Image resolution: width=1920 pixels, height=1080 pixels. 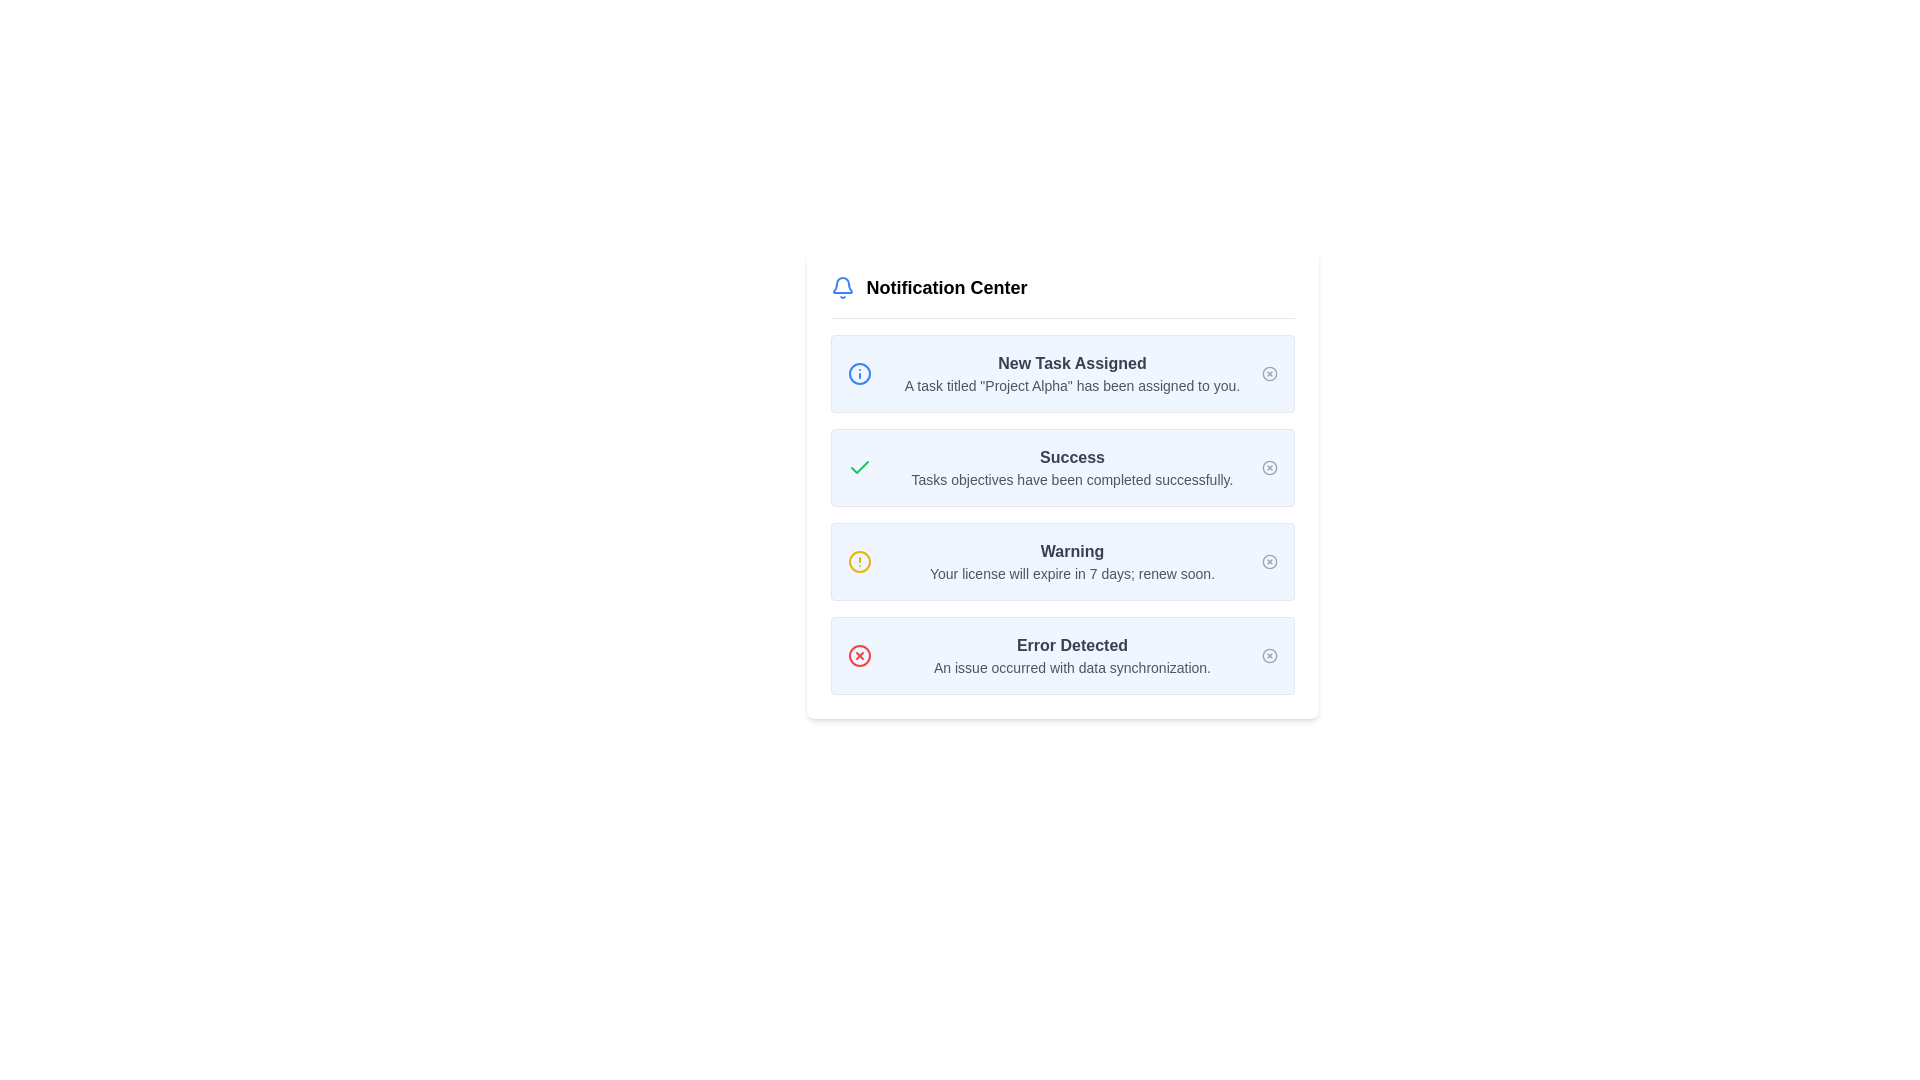 What do you see at coordinates (1071, 479) in the screenshot?
I see `the static informational text that states 'Tasks objectives have been completed successfully.' located below the 'Success' text in the notification card` at bounding box center [1071, 479].